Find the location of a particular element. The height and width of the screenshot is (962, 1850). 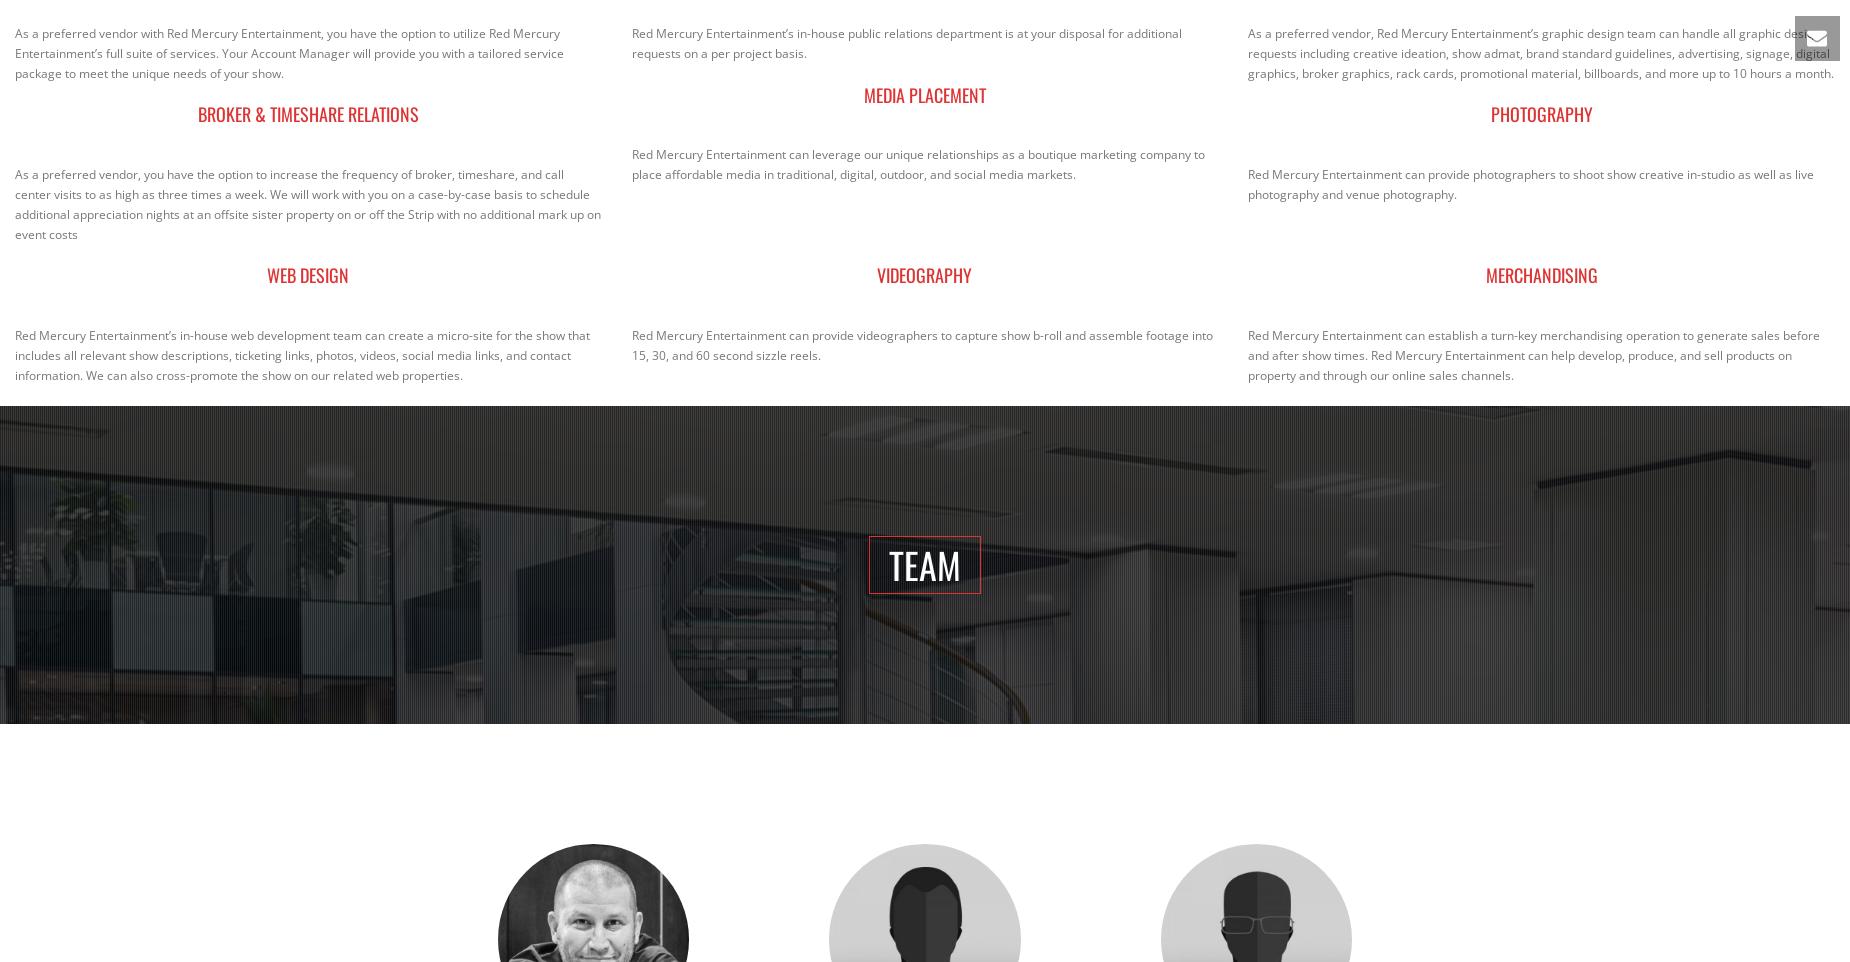

'Red Mercury Entertainment’s in-house public relations department is at your disposal for additional requests on a per project basis.' is located at coordinates (631, 41).